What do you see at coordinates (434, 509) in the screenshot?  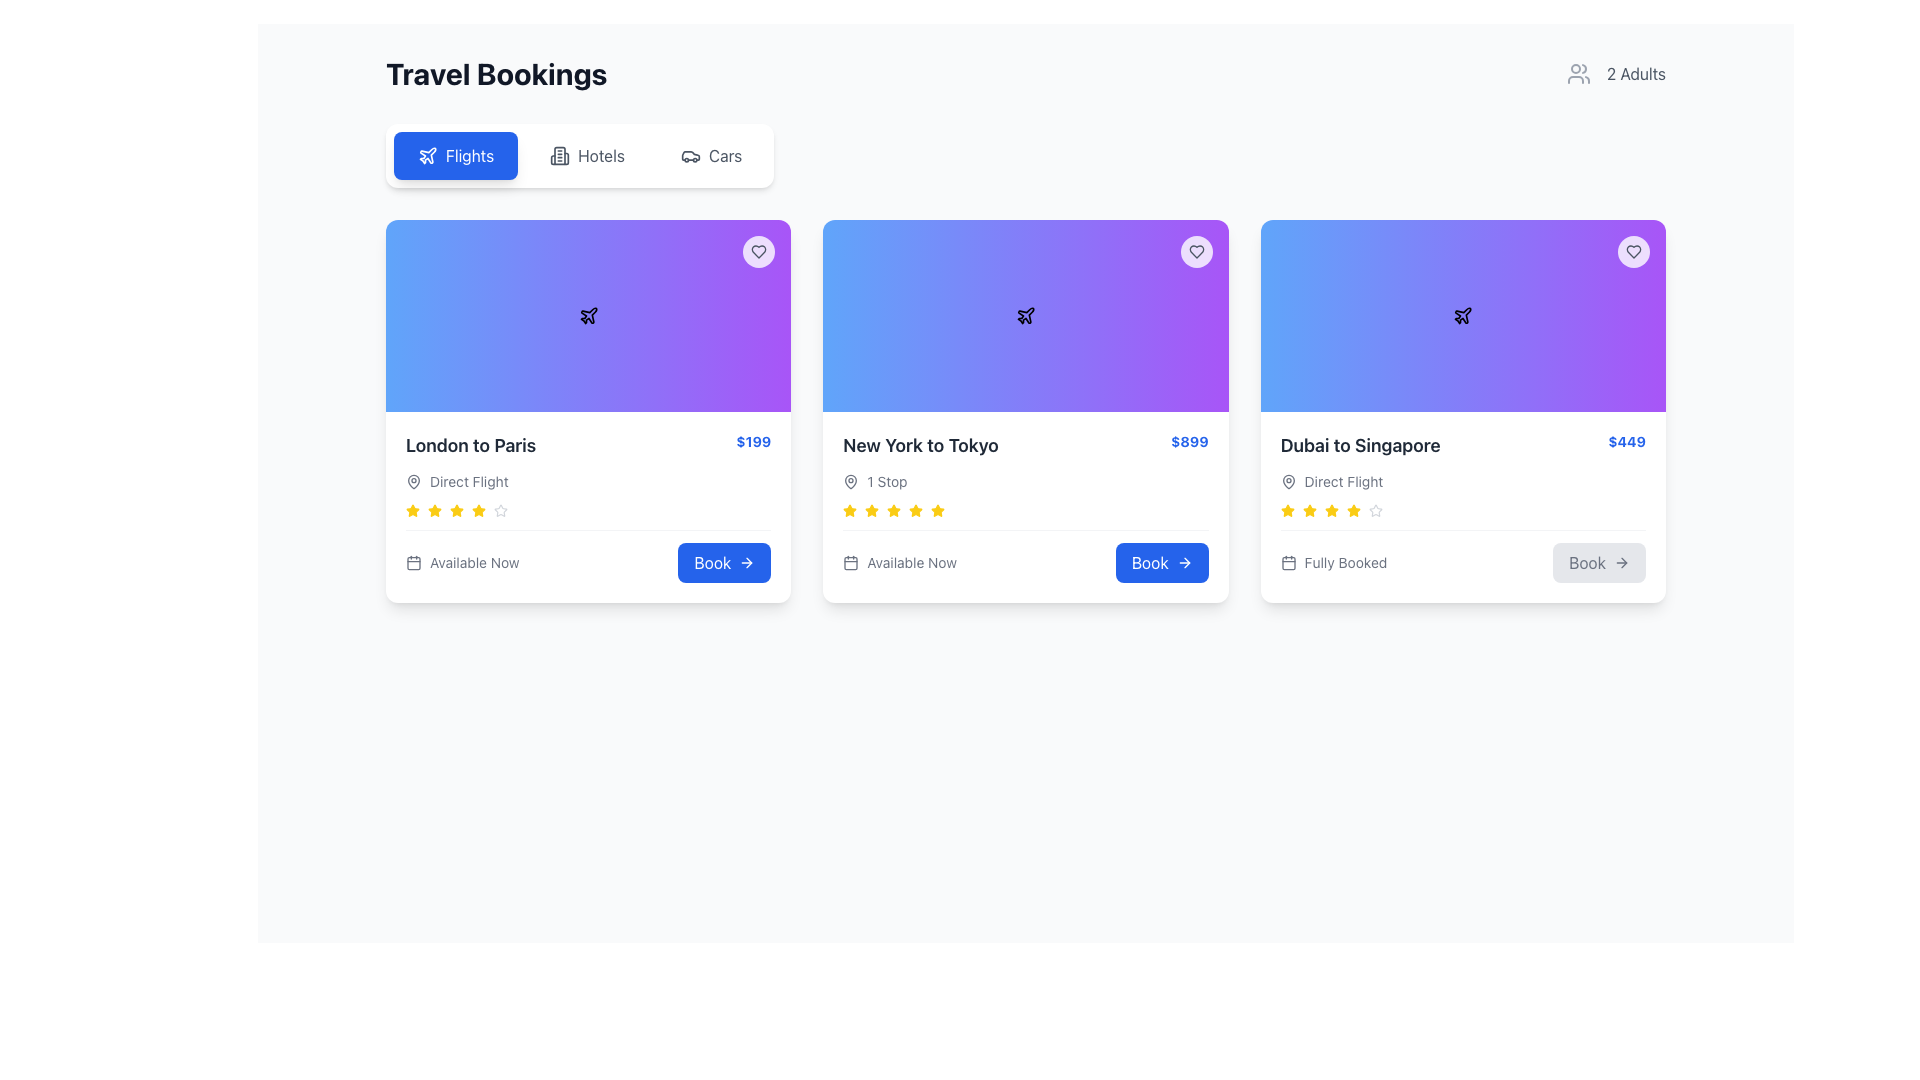 I see `the third star icon in the 5-star rating row of the 'London to Paris' travel card` at bounding box center [434, 509].